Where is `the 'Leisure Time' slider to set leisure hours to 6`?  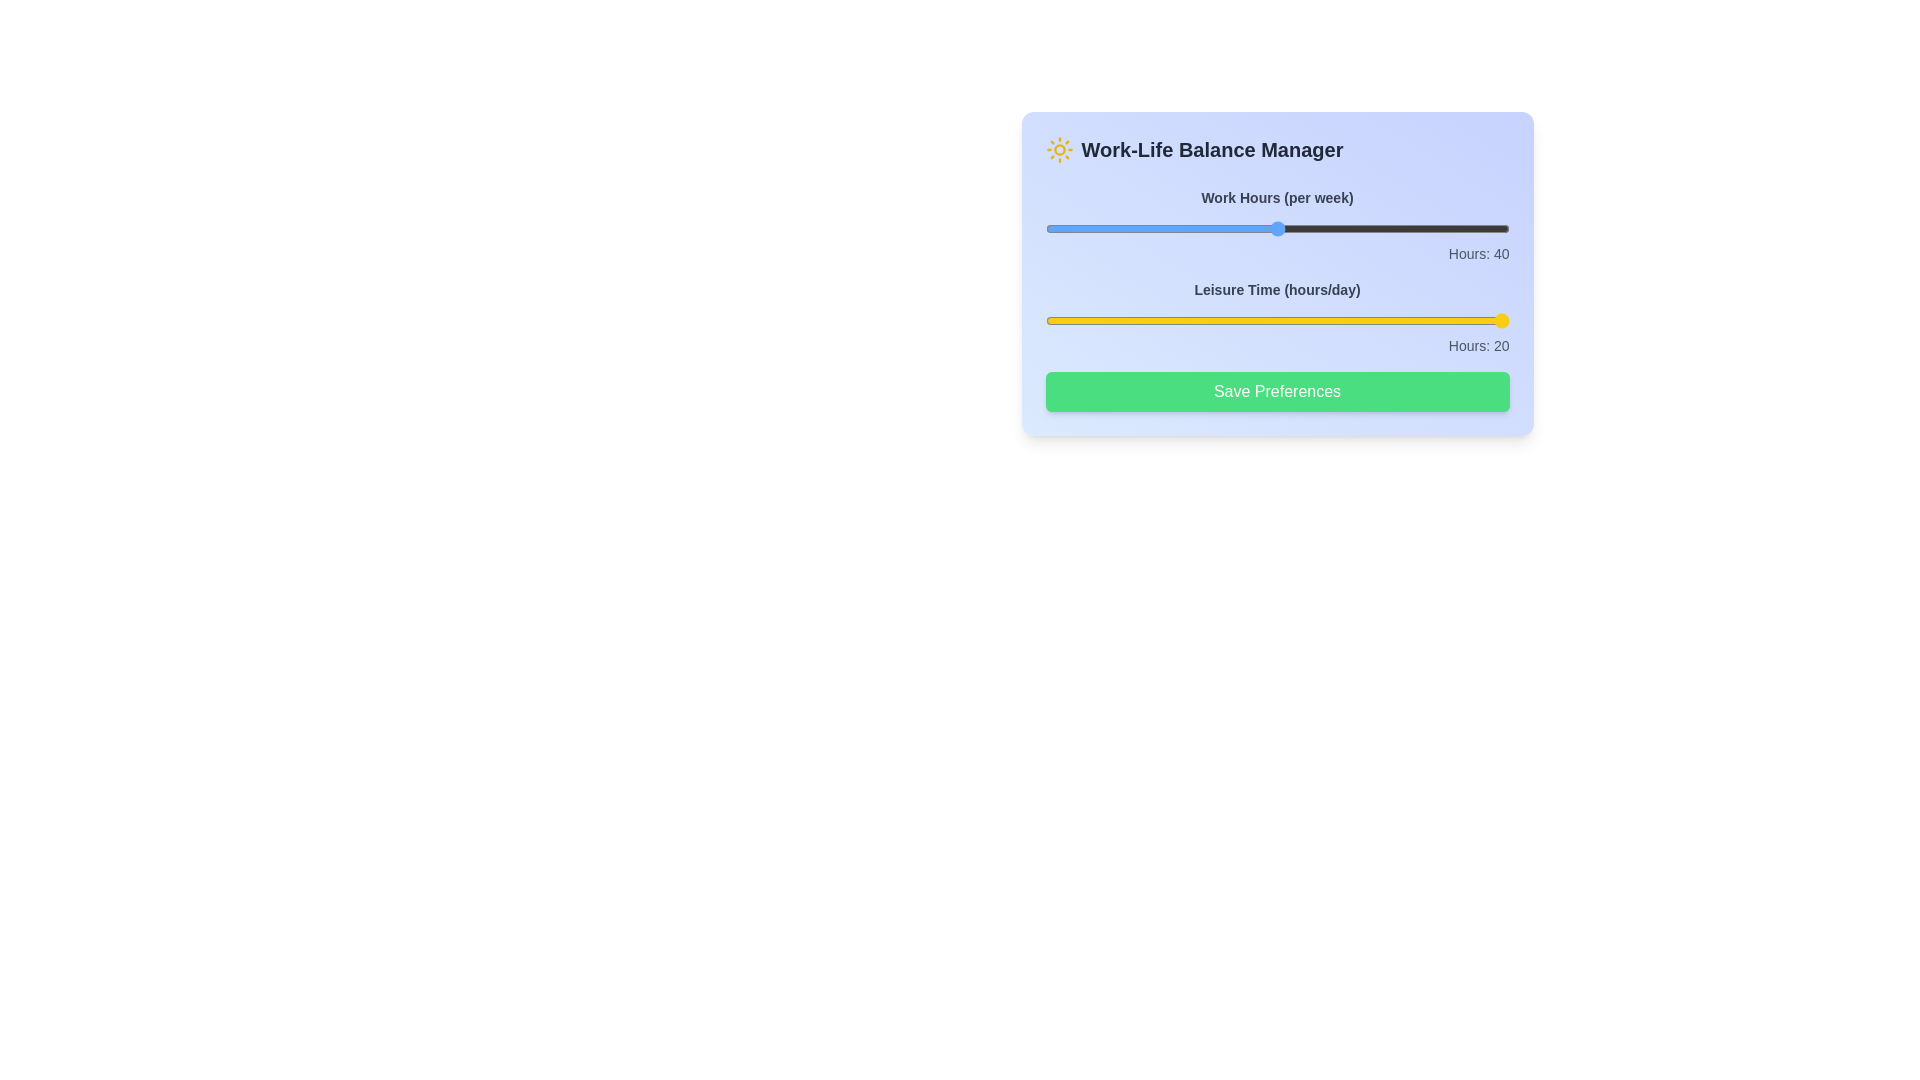 the 'Leisure Time' slider to set leisure hours to 6 is located at coordinates (1276, 319).